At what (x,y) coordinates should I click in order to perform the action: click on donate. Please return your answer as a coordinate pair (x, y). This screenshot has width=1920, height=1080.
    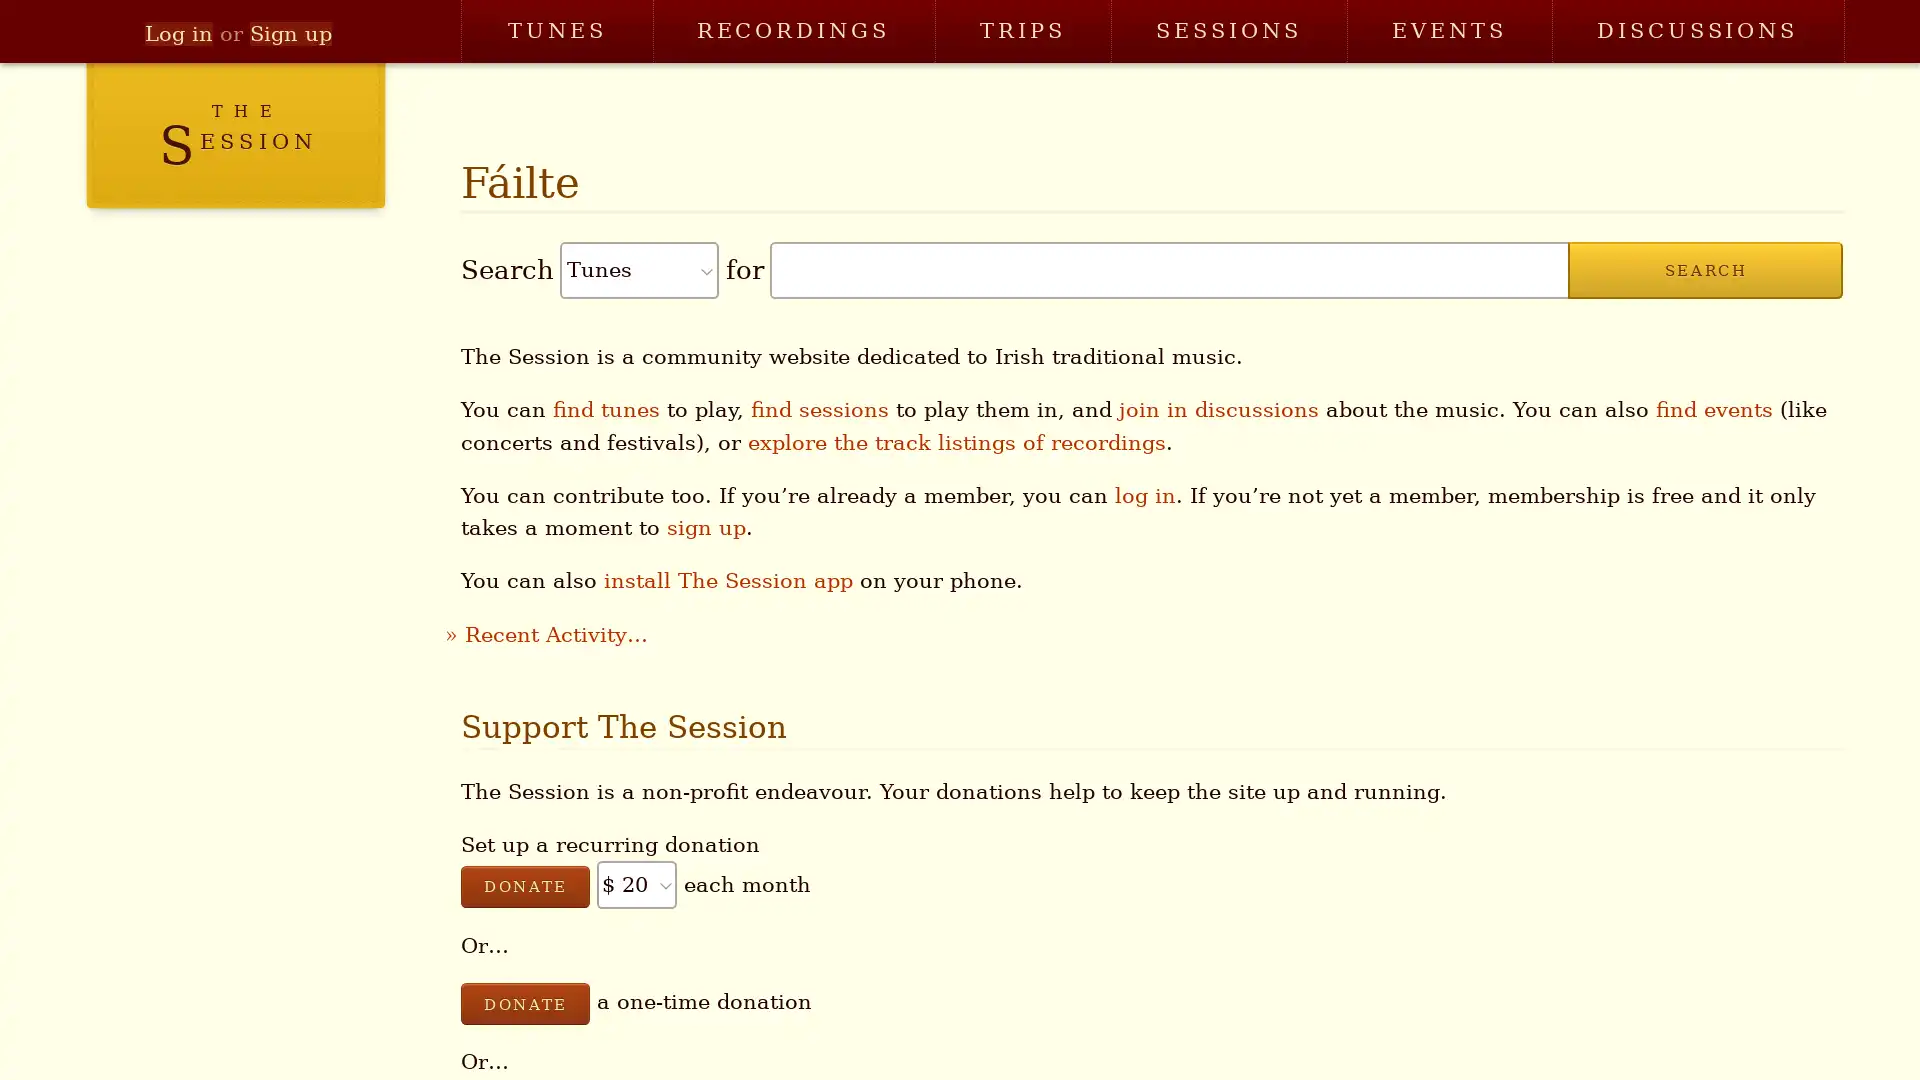
    Looking at the image, I should click on (524, 1003).